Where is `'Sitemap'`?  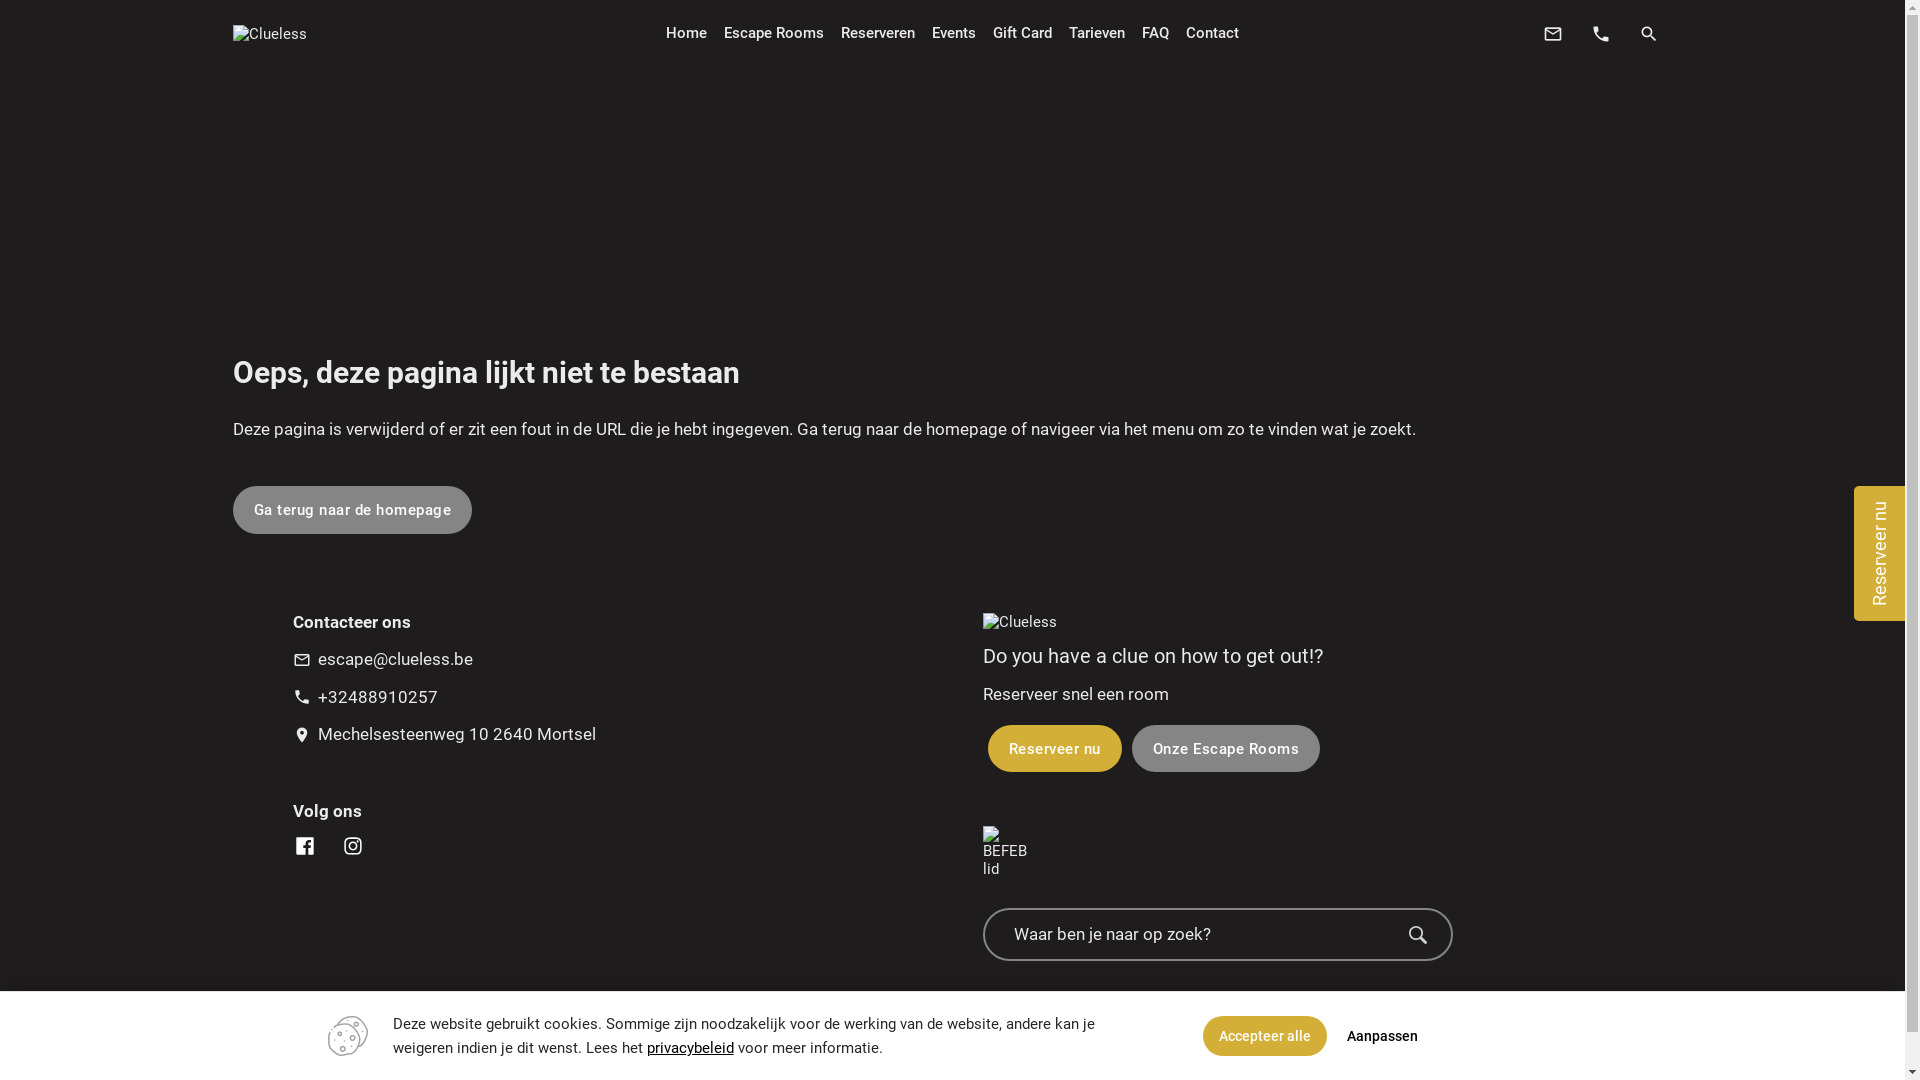
'Sitemap' is located at coordinates (975, 1052).